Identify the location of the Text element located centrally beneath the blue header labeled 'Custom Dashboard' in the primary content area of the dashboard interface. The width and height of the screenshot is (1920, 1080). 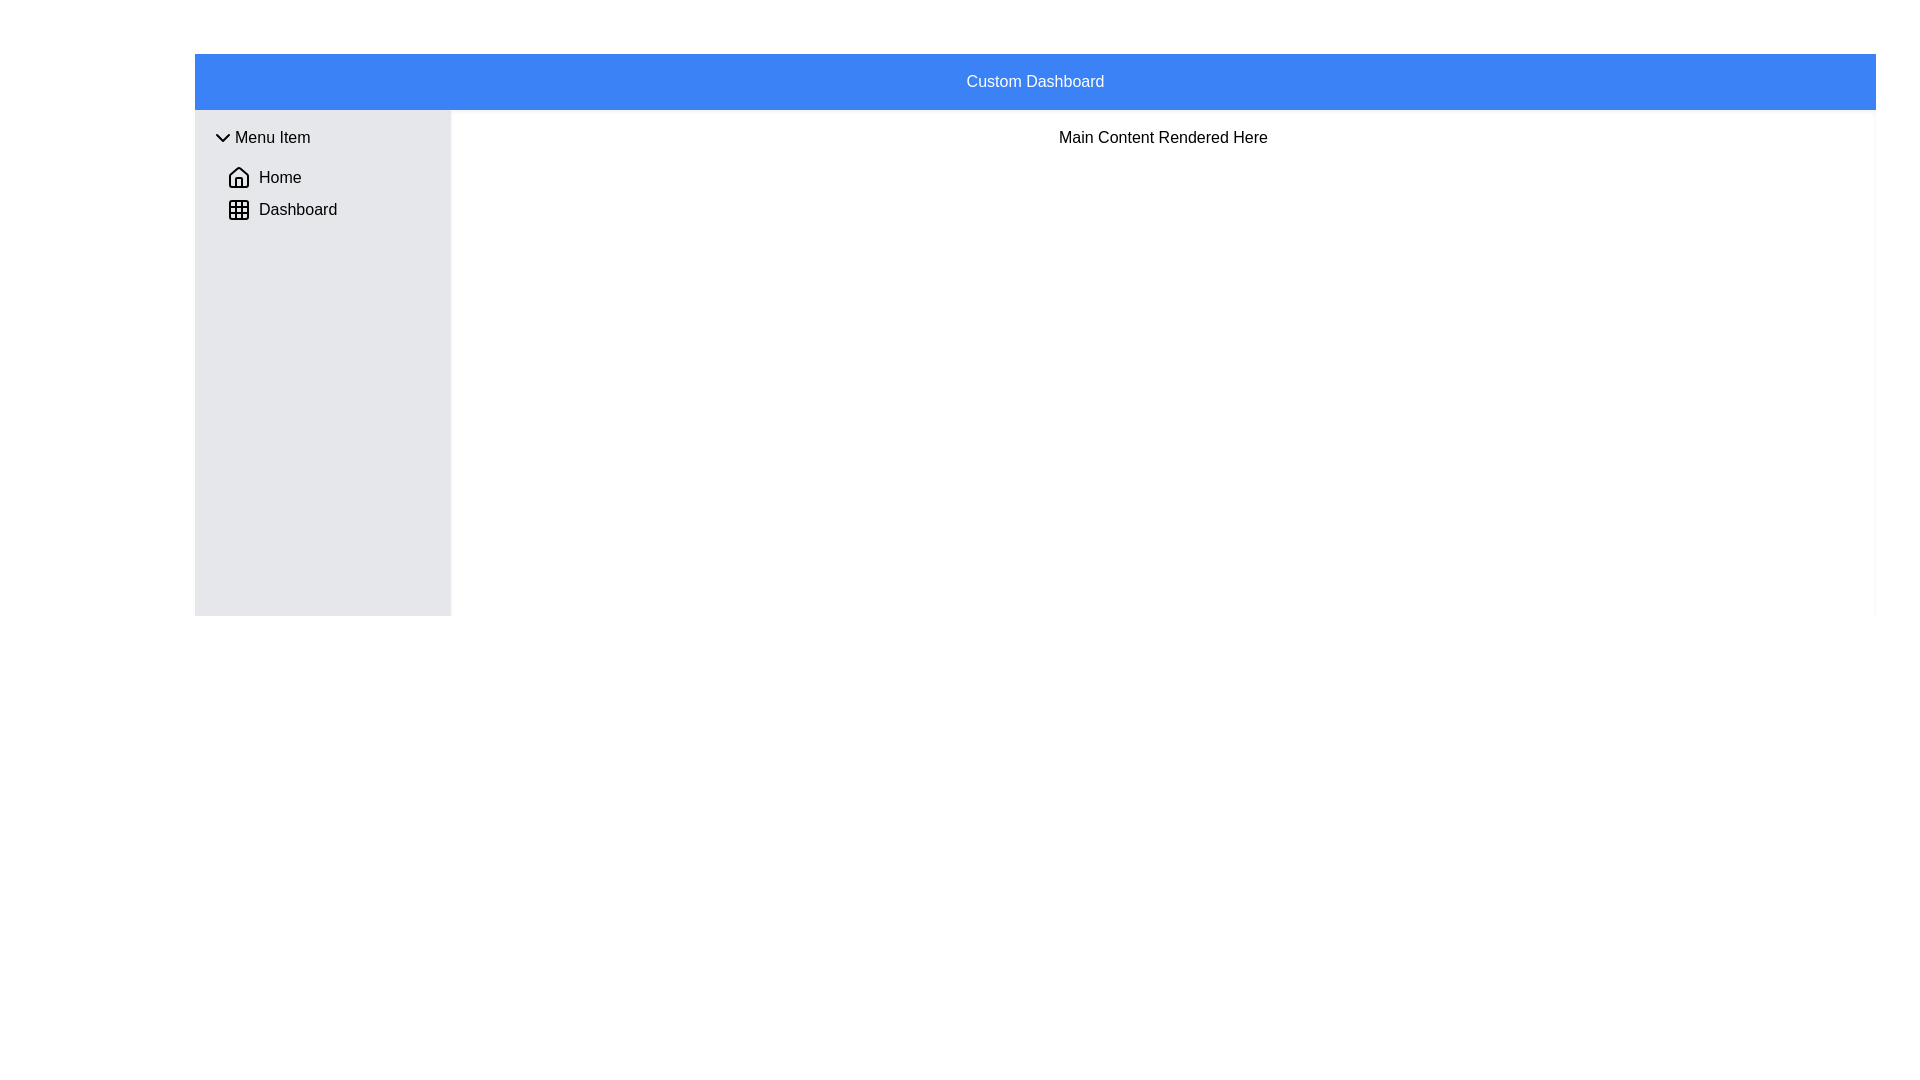
(1163, 137).